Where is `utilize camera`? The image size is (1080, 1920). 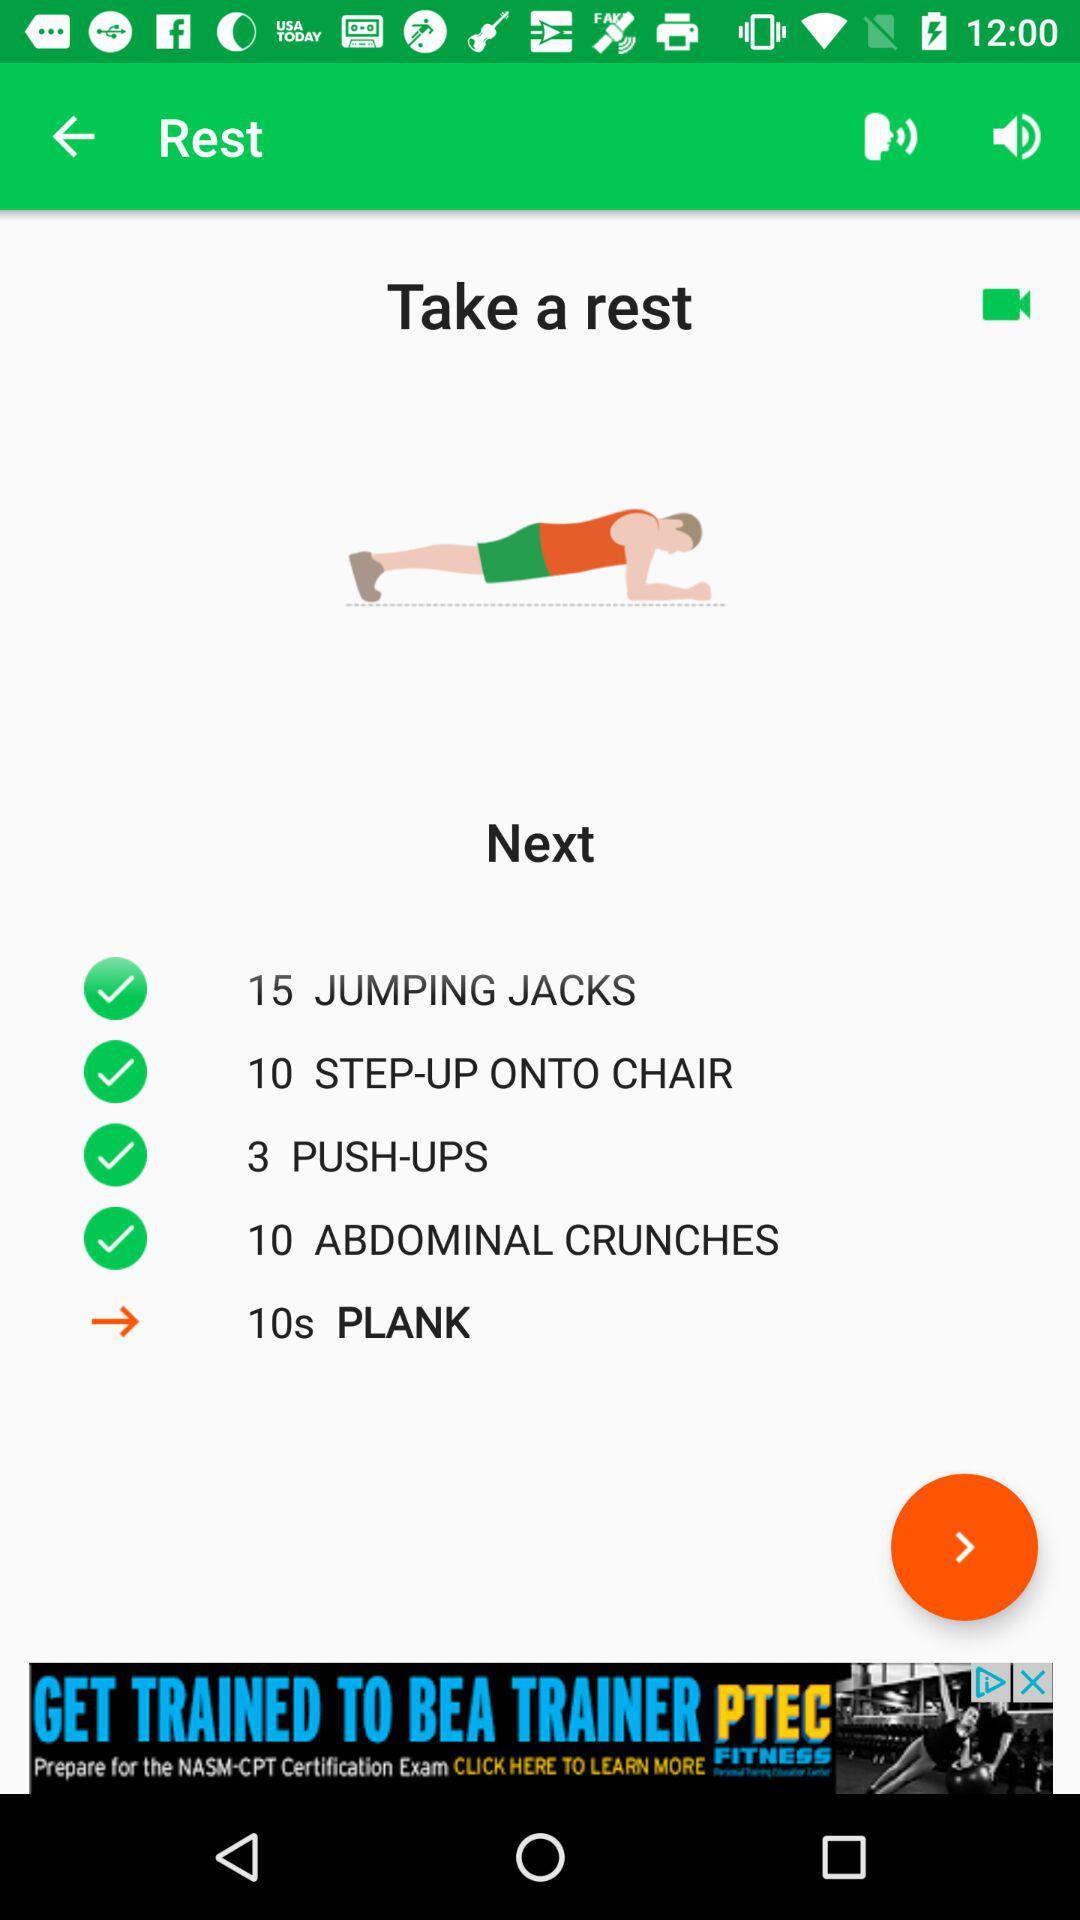
utilize camera is located at coordinates (1006, 303).